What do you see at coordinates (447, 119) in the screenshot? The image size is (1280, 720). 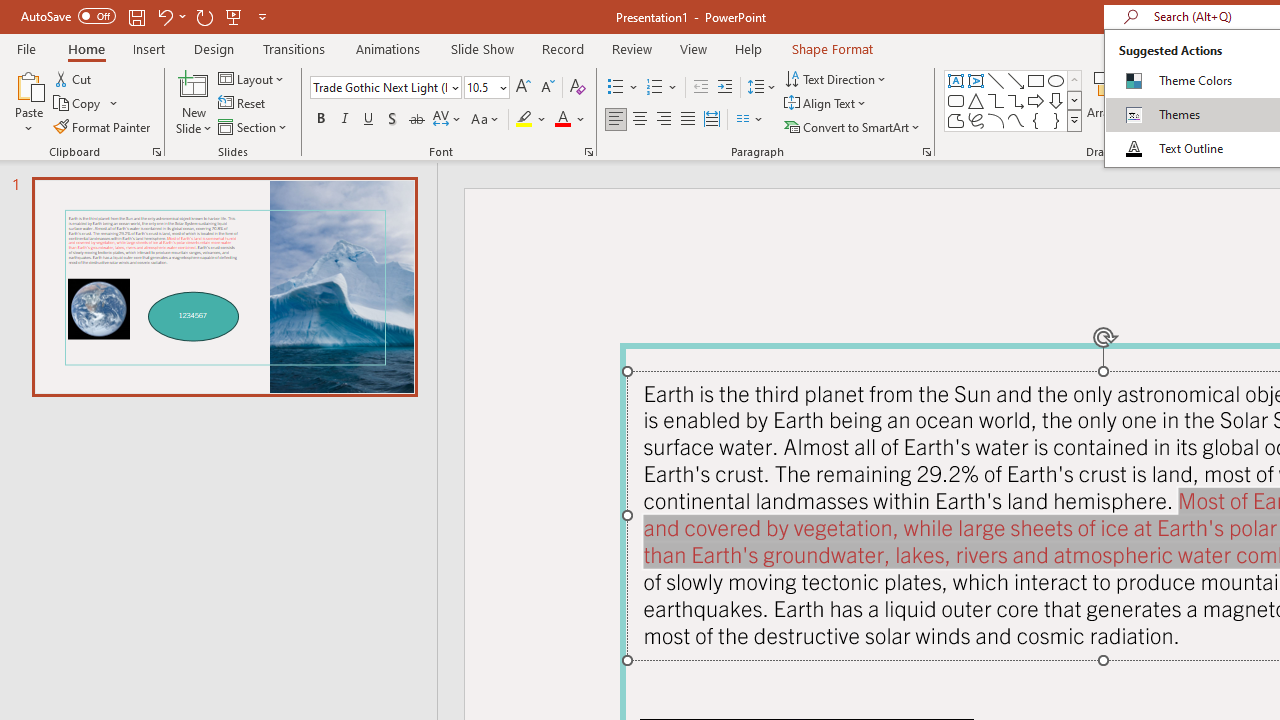 I see `'Character Spacing'` at bounding box center [447, 119].